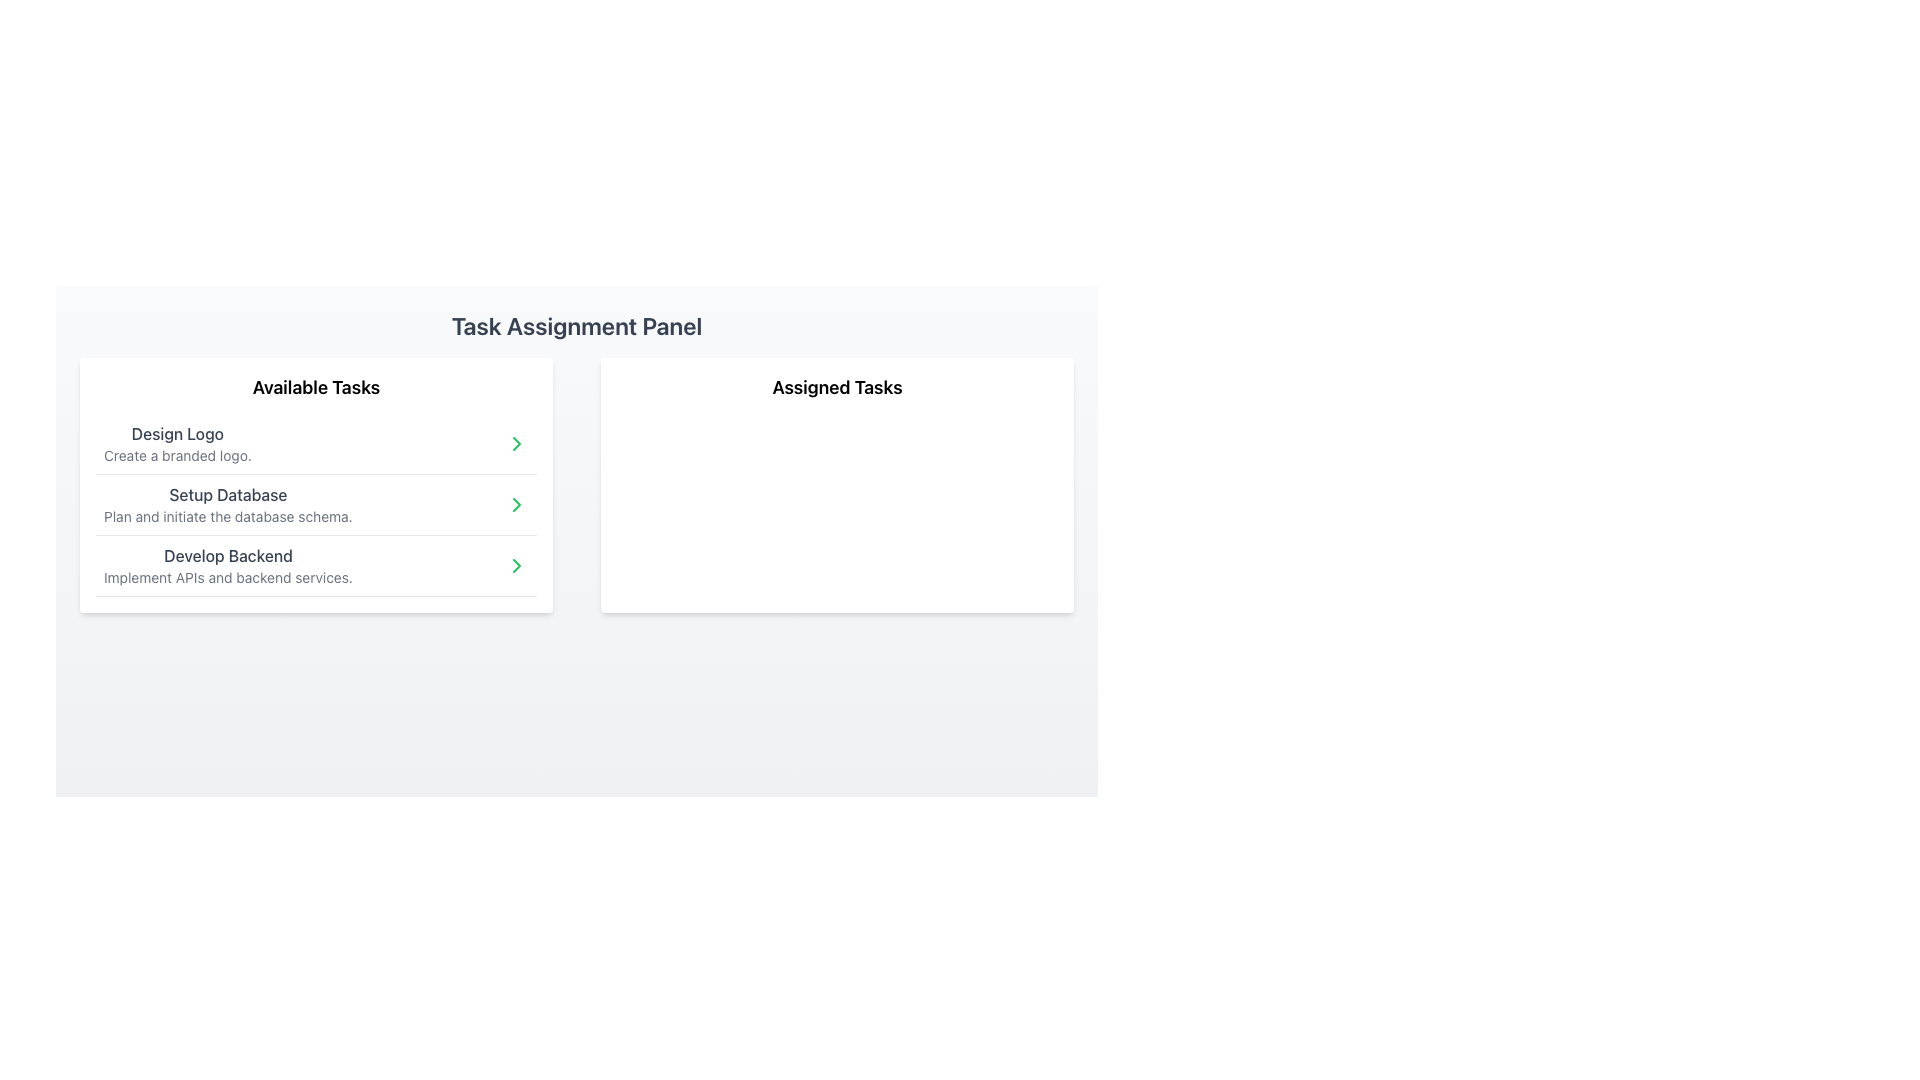 This screenshot has width=1920, height=1080. Describe the element at coordinates (517, 566) in the screenshot. I see `the navigation button located at the rightmost side of the 'Develop Backend' task row` at that location.